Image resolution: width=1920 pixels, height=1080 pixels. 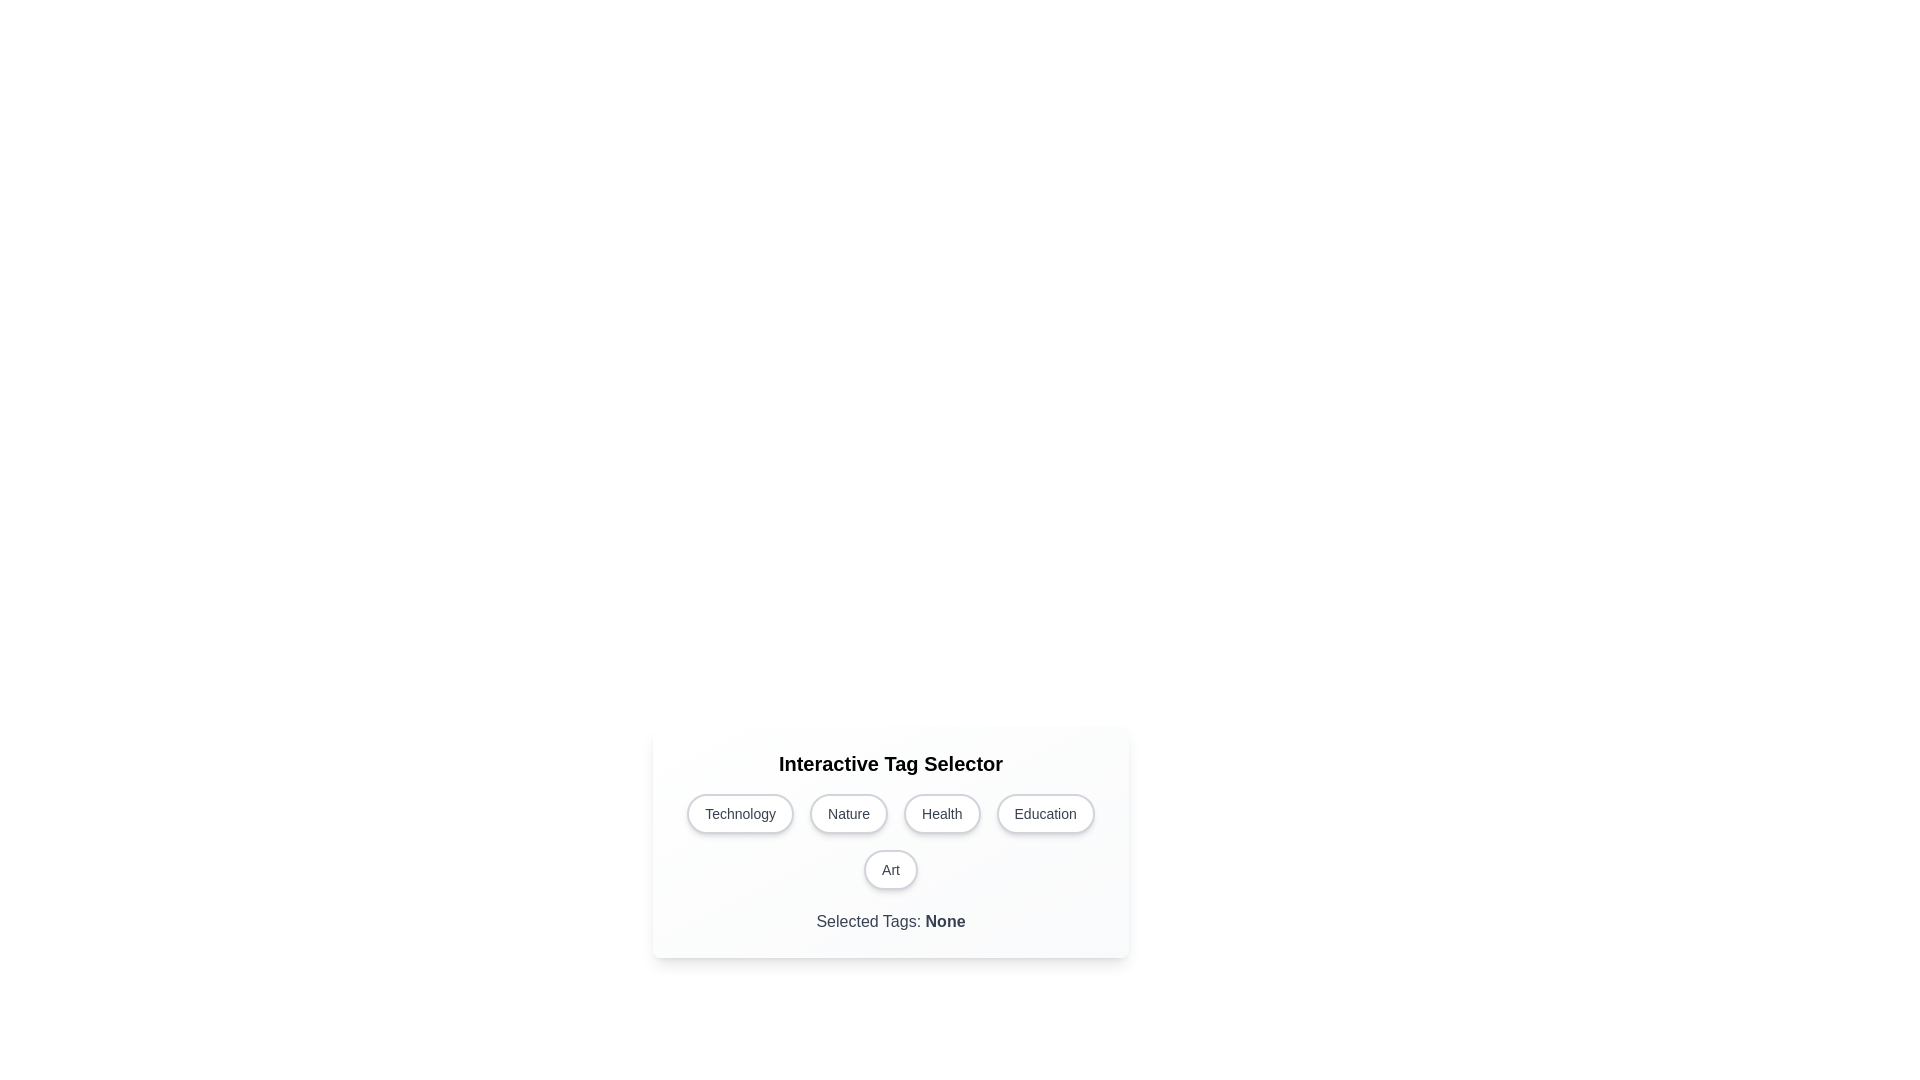 What do you see at coordinates (739, 813) in the screenshot?
I see `the Technology tag to select or deselect it` at bounding box center [739, 813].